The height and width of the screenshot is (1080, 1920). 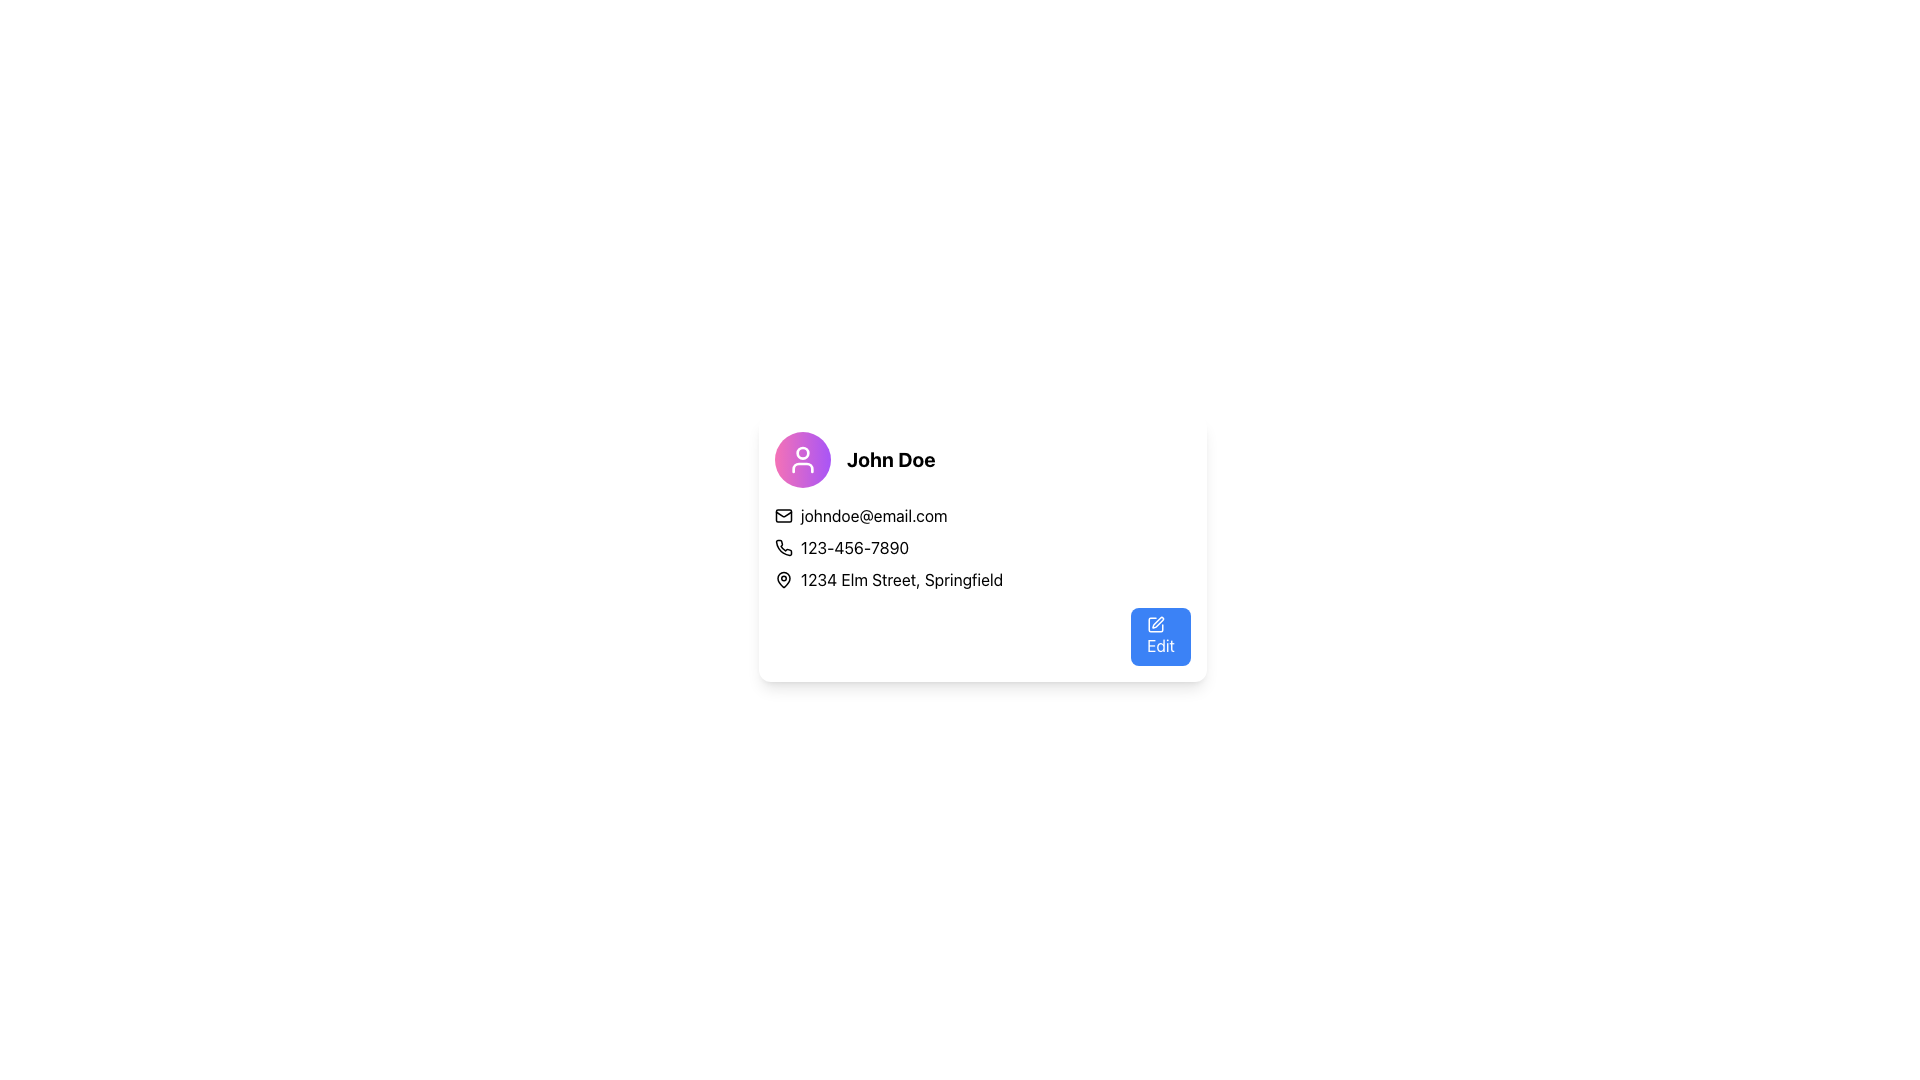 I want to click on the non-interactive text label displaying the user's name in the profile header section, located to the right of the avatar circle, so click(x=890, y=459).